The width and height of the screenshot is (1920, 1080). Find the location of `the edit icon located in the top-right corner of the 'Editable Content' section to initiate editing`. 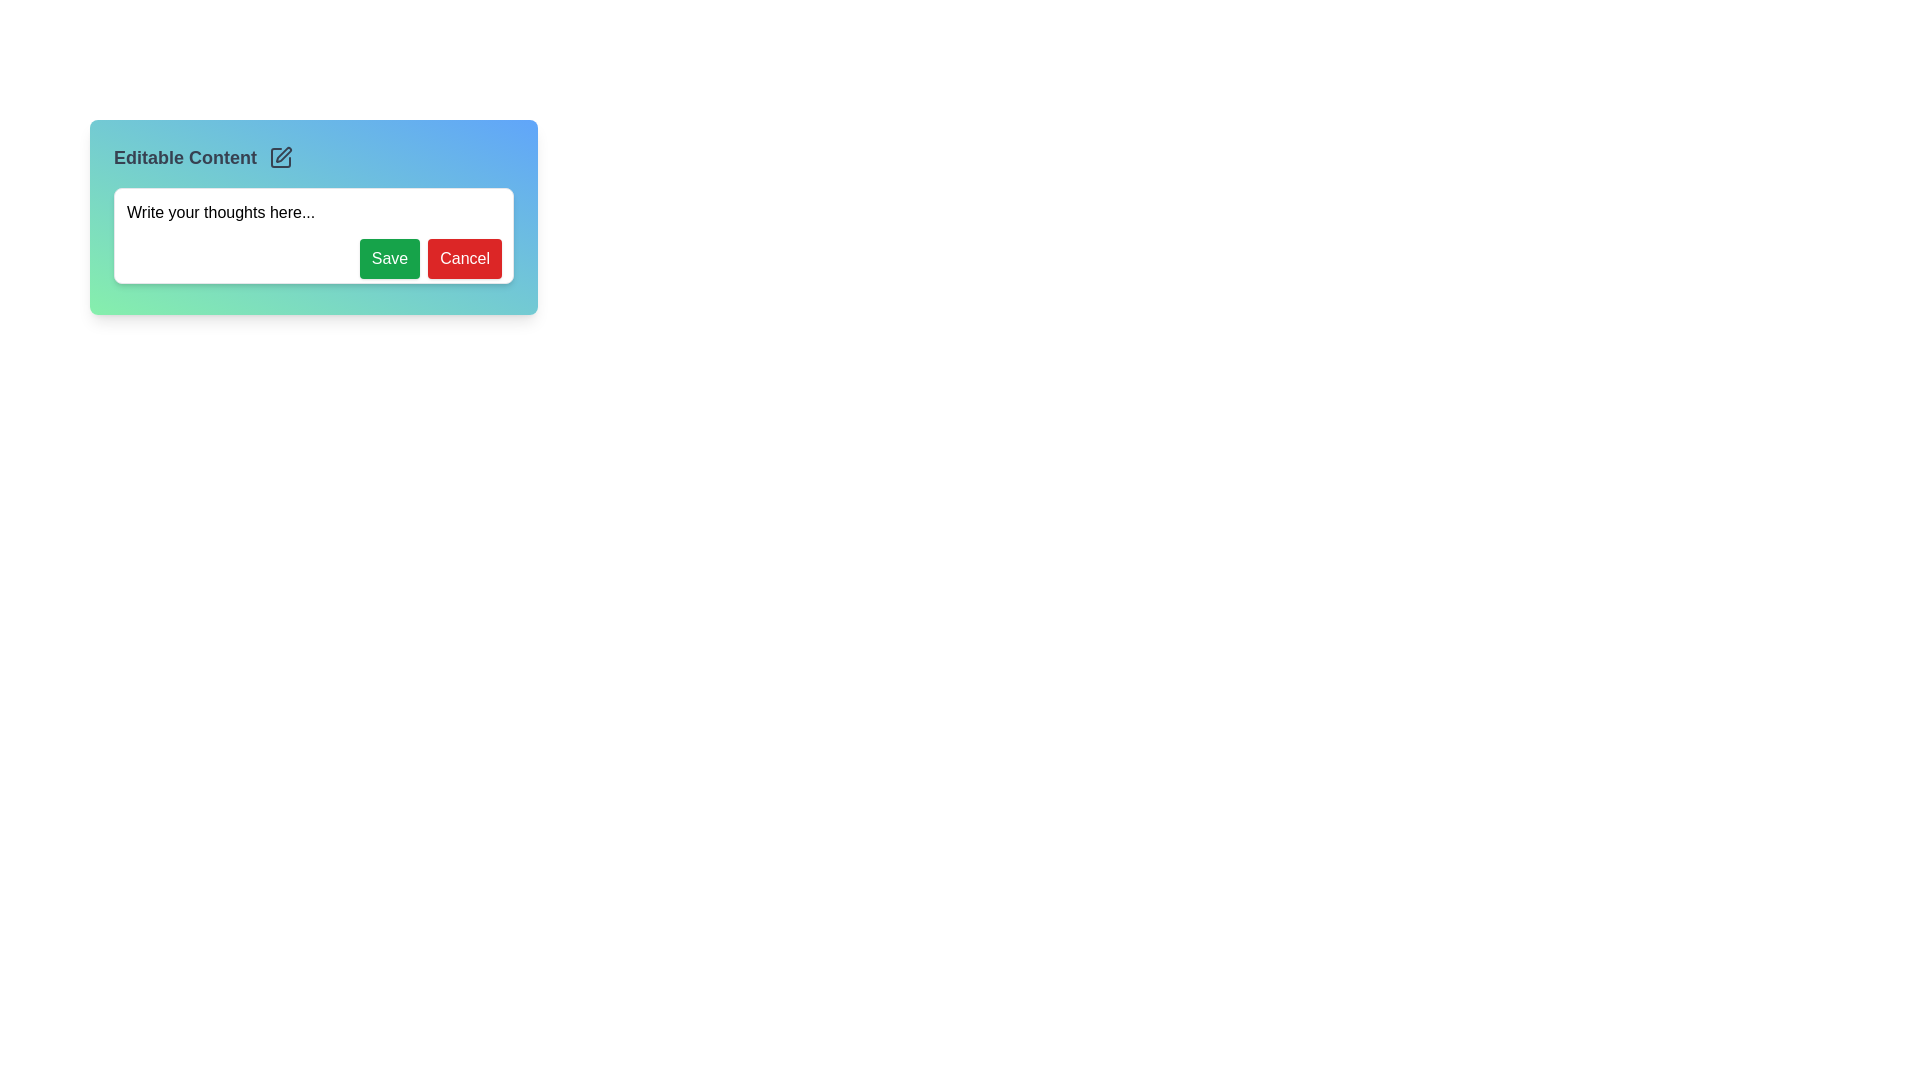

the edit icon located in the top-right corner of the 'Editable Content' section to initiate editing is located at coordinates (282, 153).